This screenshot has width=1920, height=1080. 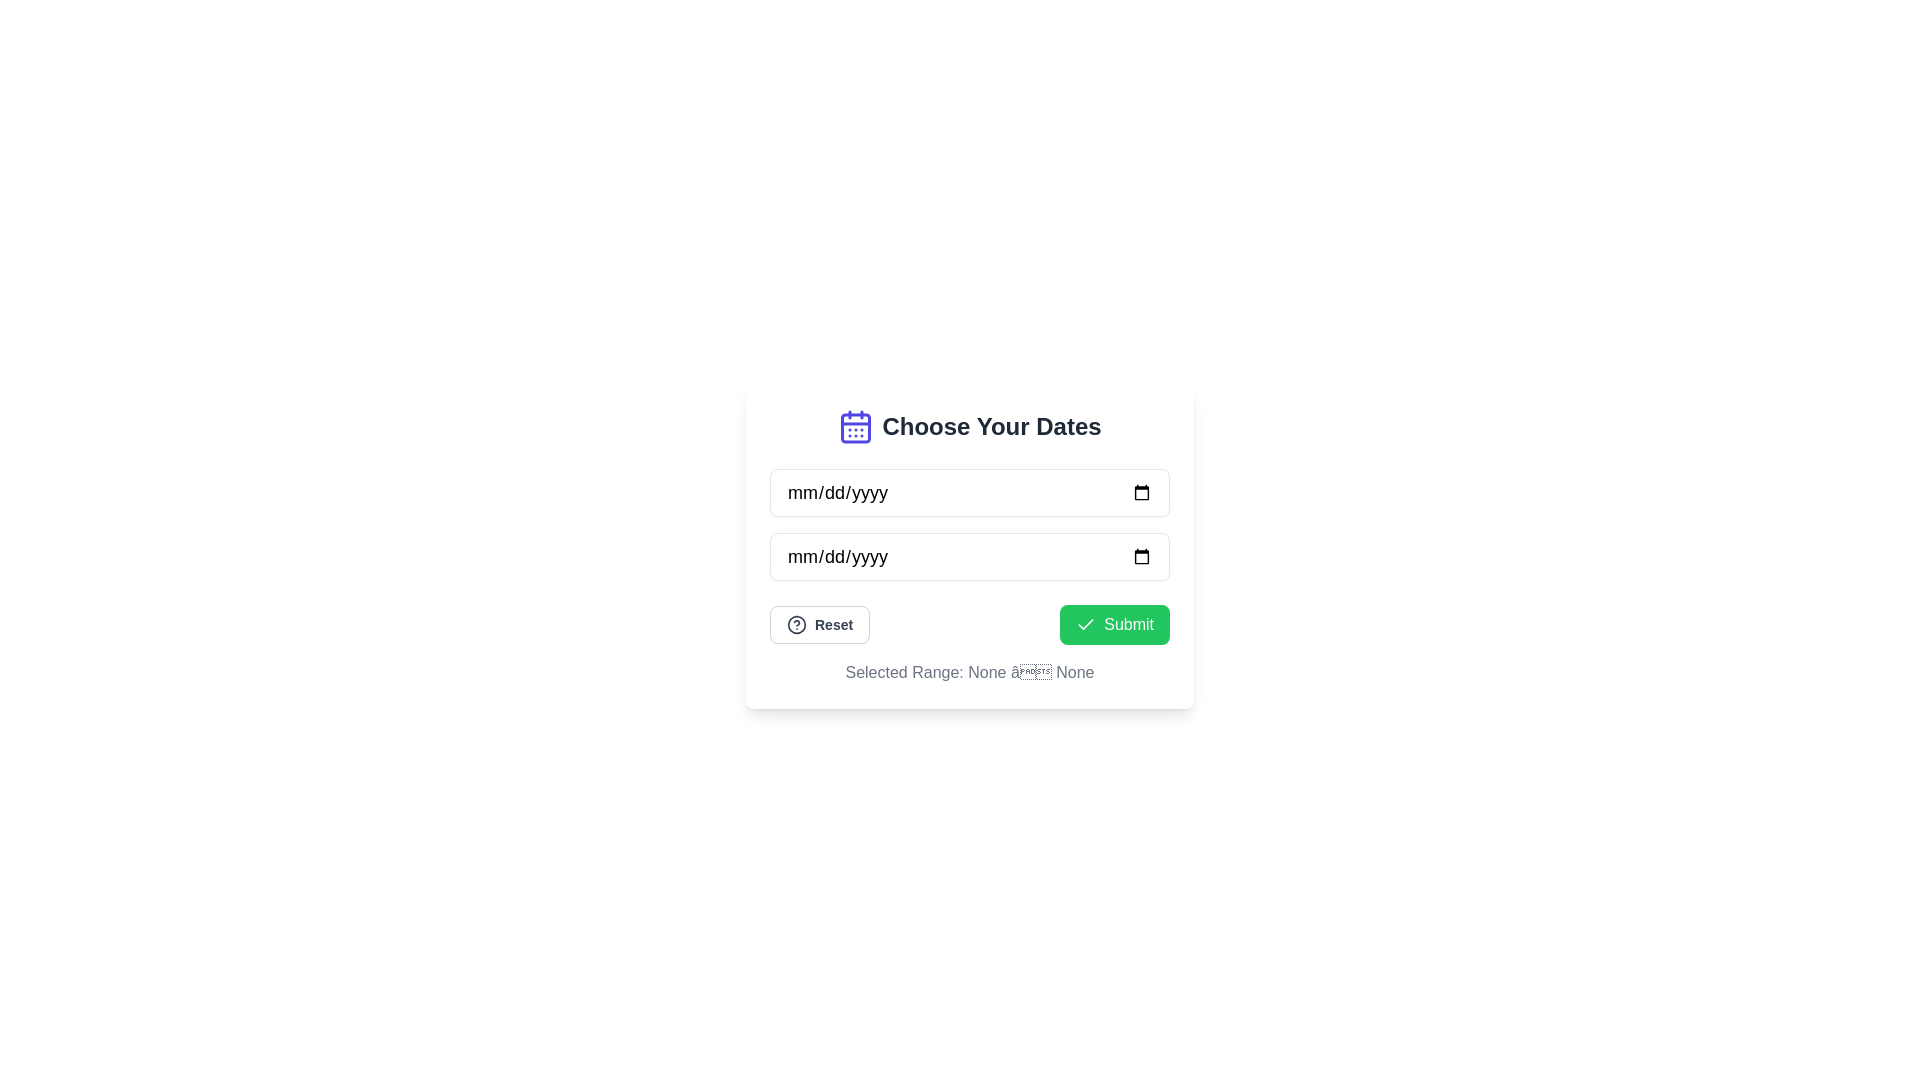 What do you see at coordinates (969, 556) in the screenshot?
I see `a date from the calendar picker by clicking on the second Date Input Field located below the 'Start Date' field` at bounding box center [969, 556].